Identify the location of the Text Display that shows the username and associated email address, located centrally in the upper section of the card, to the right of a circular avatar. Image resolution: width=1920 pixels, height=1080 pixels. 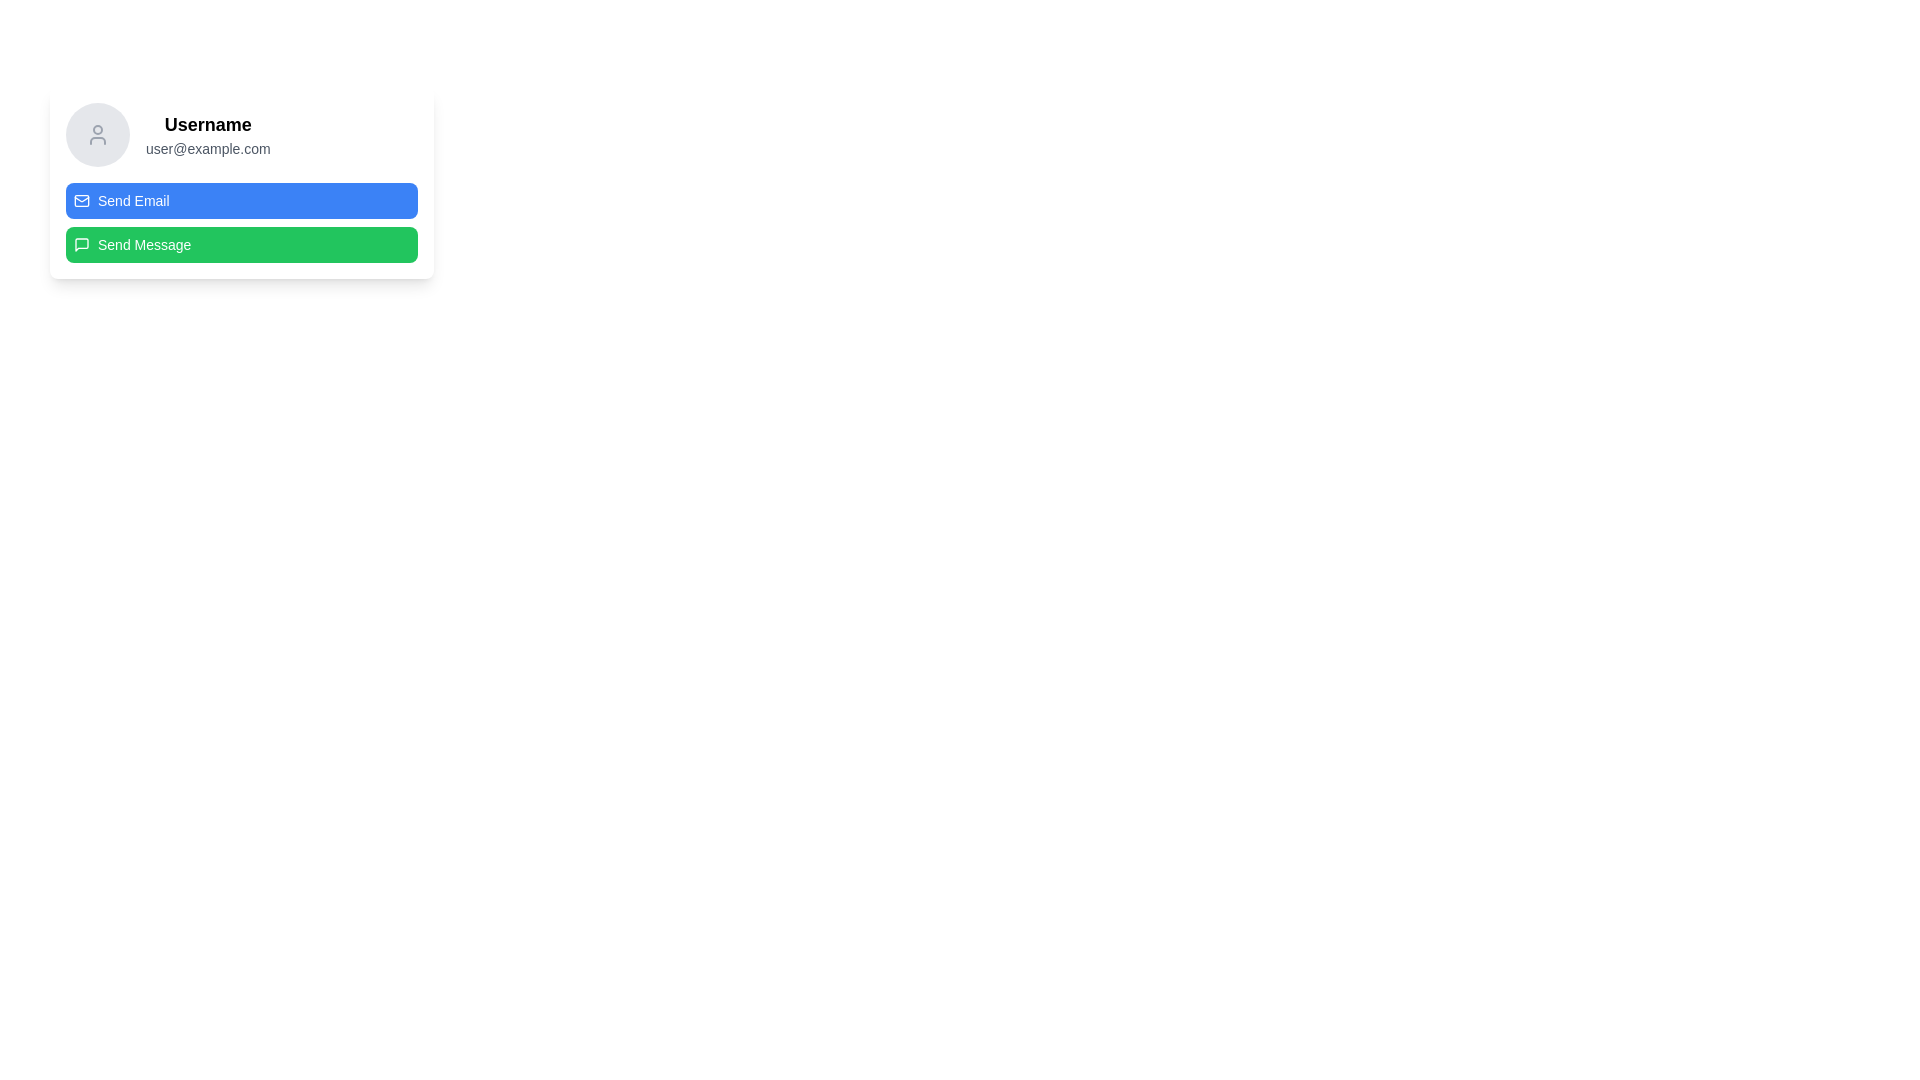
(207, 135).